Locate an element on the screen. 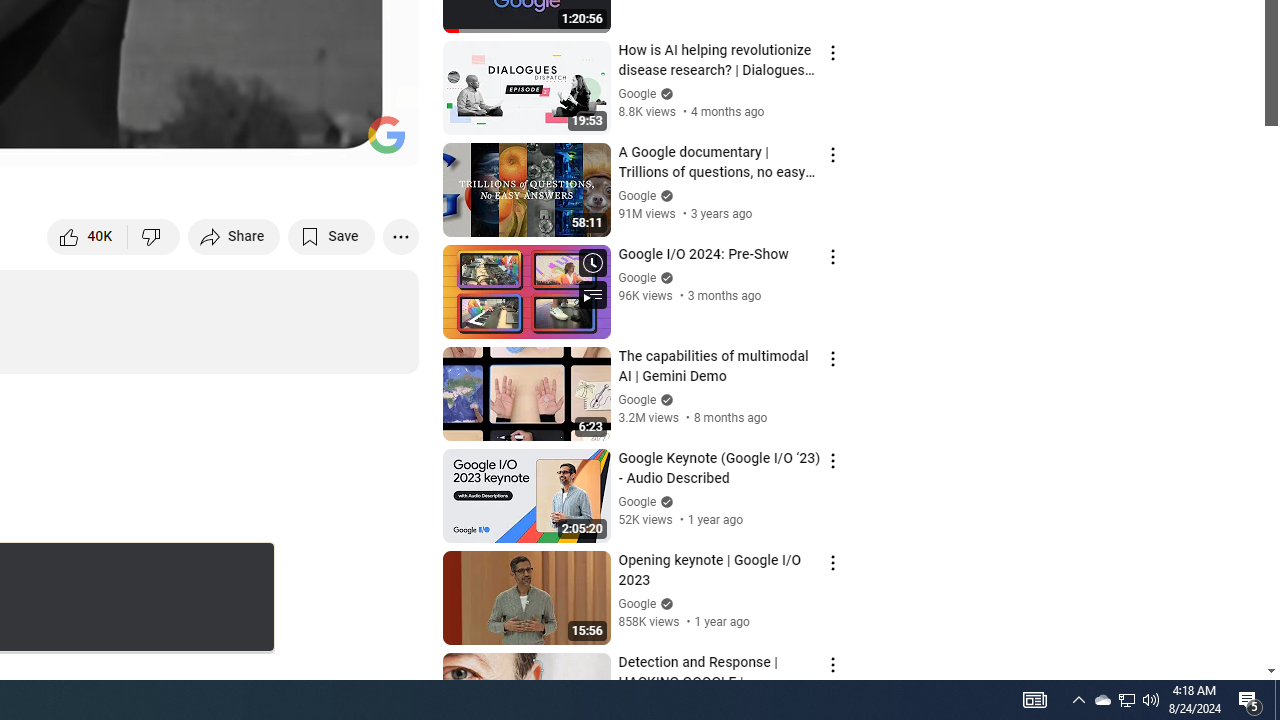  'Theater mode (t)' is located at coordinates (334, 141).